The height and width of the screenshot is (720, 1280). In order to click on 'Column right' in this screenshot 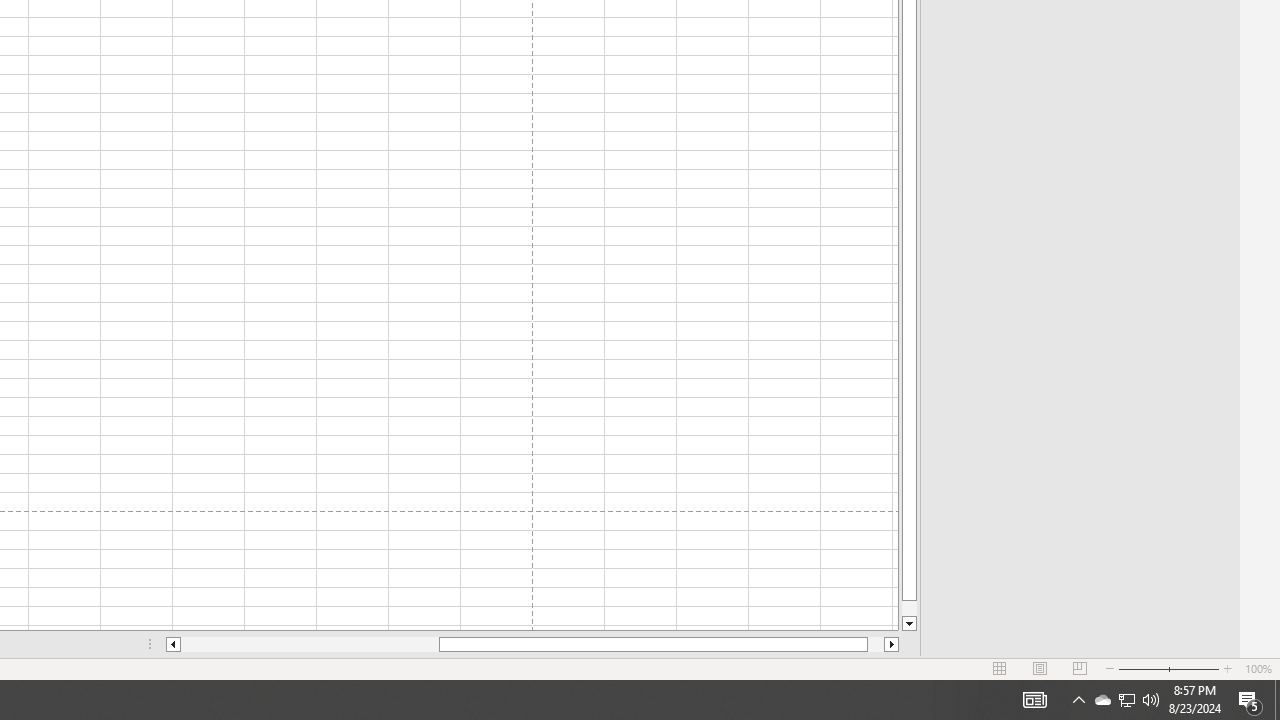, I will do `click(891, 644)`.